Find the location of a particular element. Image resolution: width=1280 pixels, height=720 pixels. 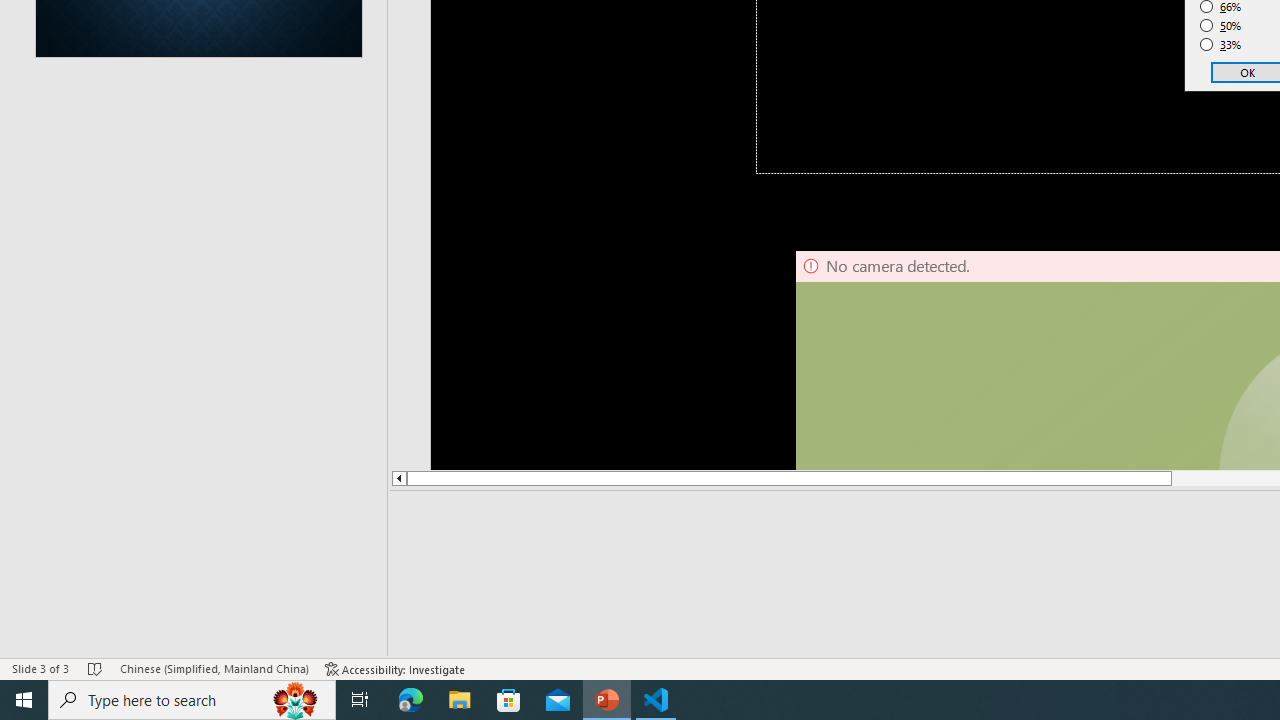

'Microsoft Store' is located at coordinates (509, 698).